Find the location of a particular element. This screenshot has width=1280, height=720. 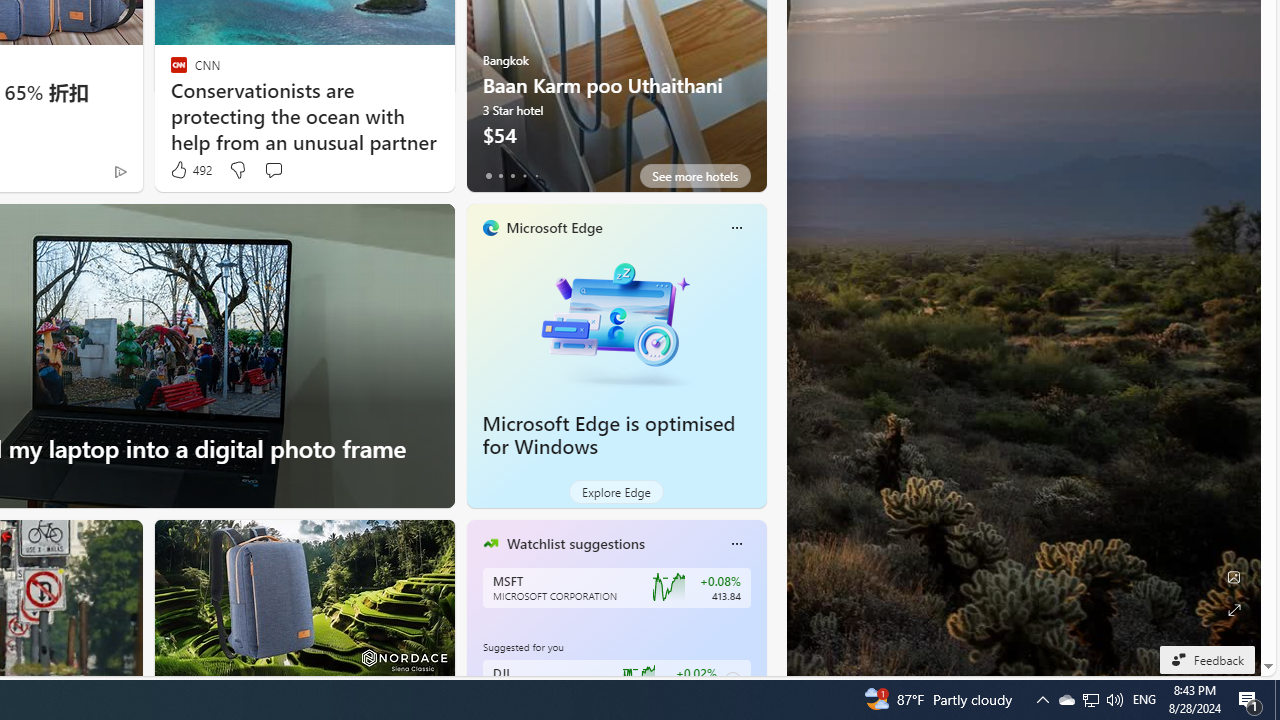

'tab-2' is located at coordinates (512, 175).